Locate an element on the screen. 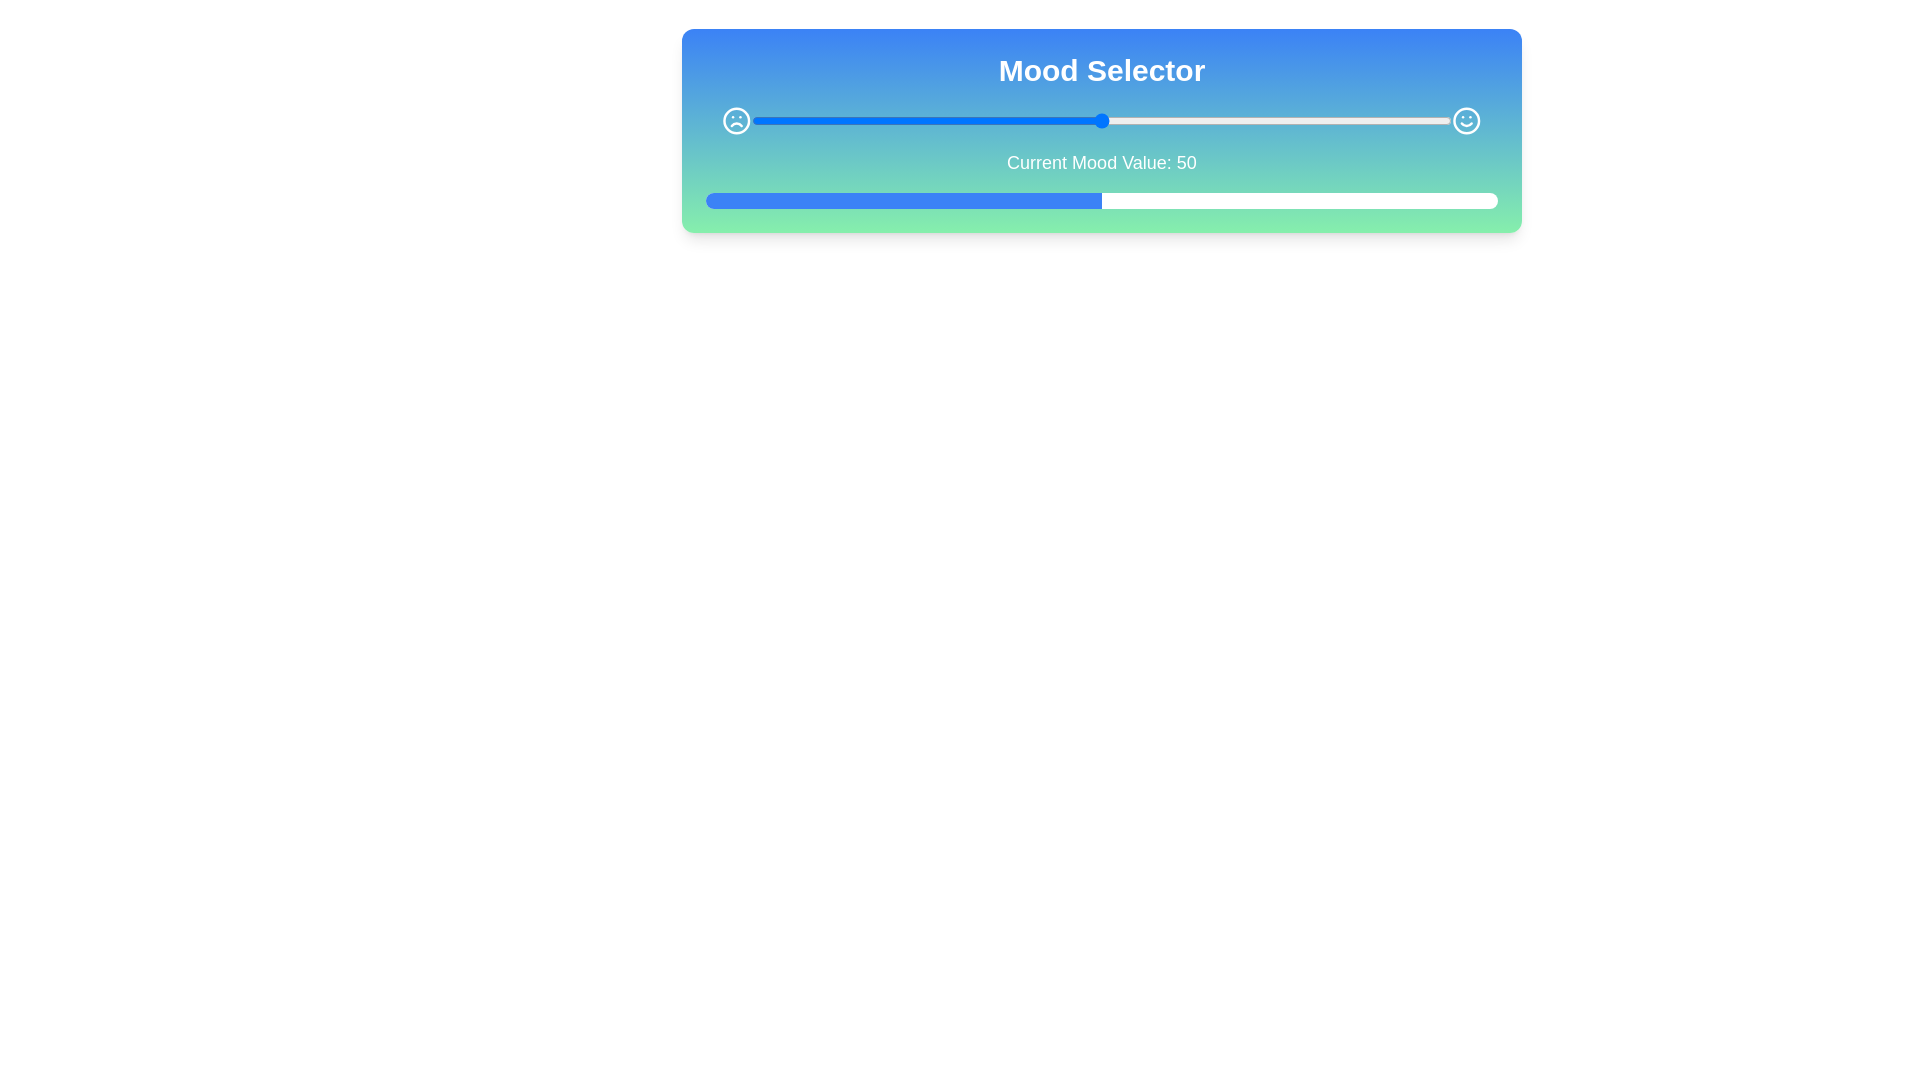 Image resolution: width=1920 pixels, height=1080 pixels. the mood slider is located at coordinates (1402, 120).